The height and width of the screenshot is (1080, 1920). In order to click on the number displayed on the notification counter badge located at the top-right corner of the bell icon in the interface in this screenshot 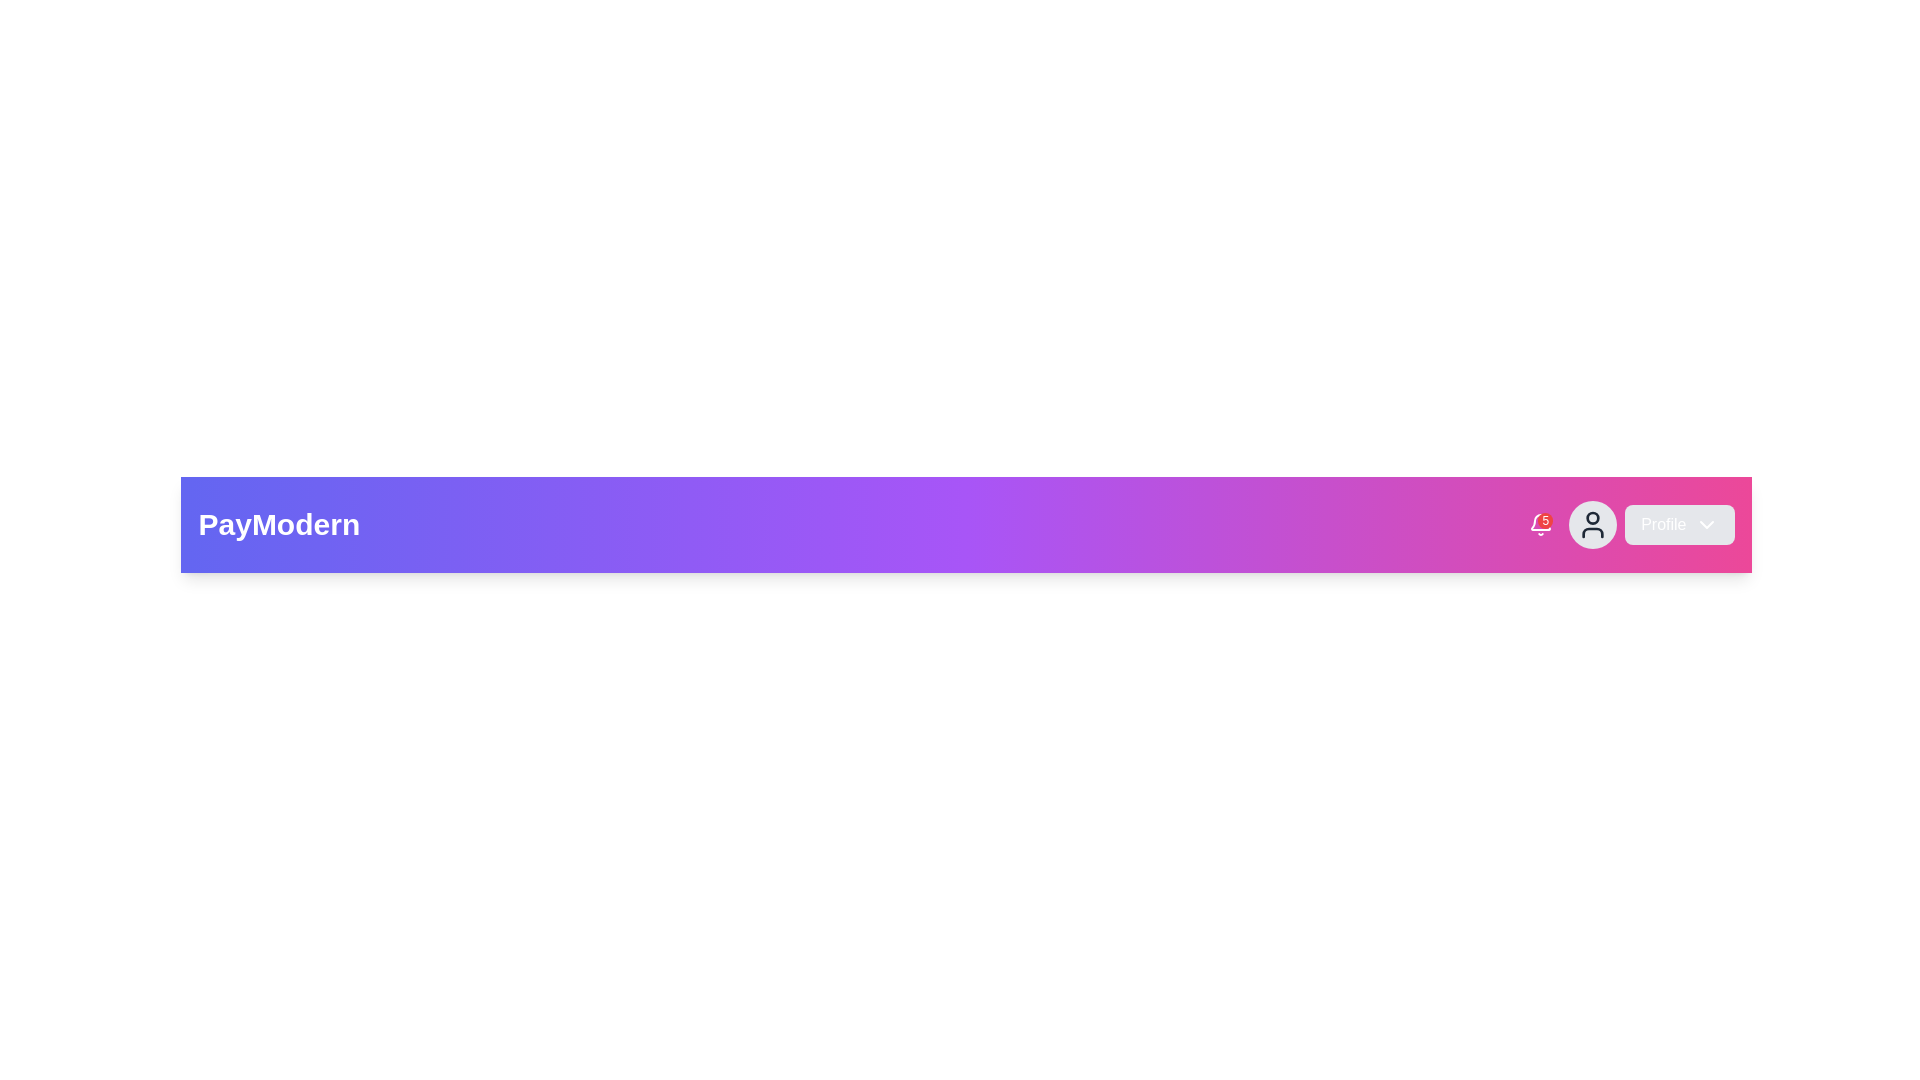, I will do `click(1544, 519)`.